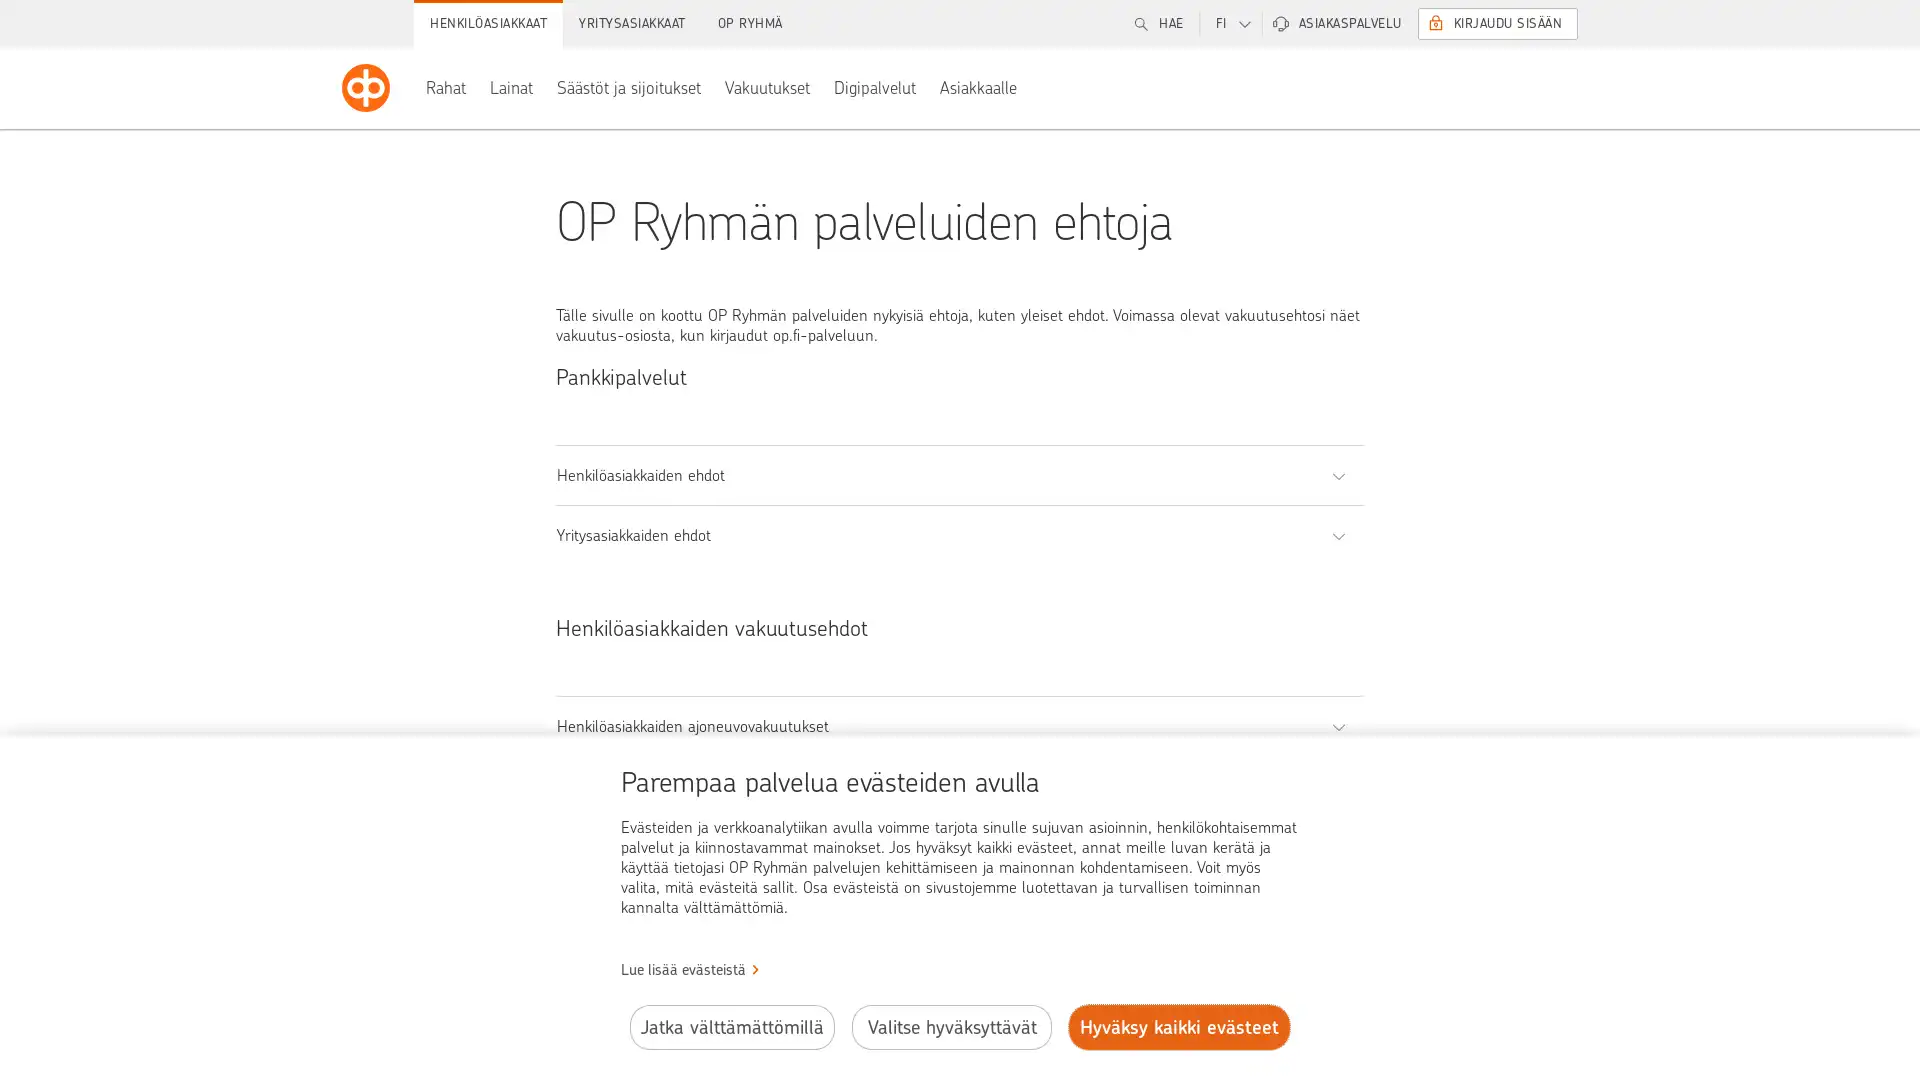  What do you see at coordinates (1497, 23) in the screenshot?
I see `KIRJAUDU SISAAN` at bounding box center [1497, 23].